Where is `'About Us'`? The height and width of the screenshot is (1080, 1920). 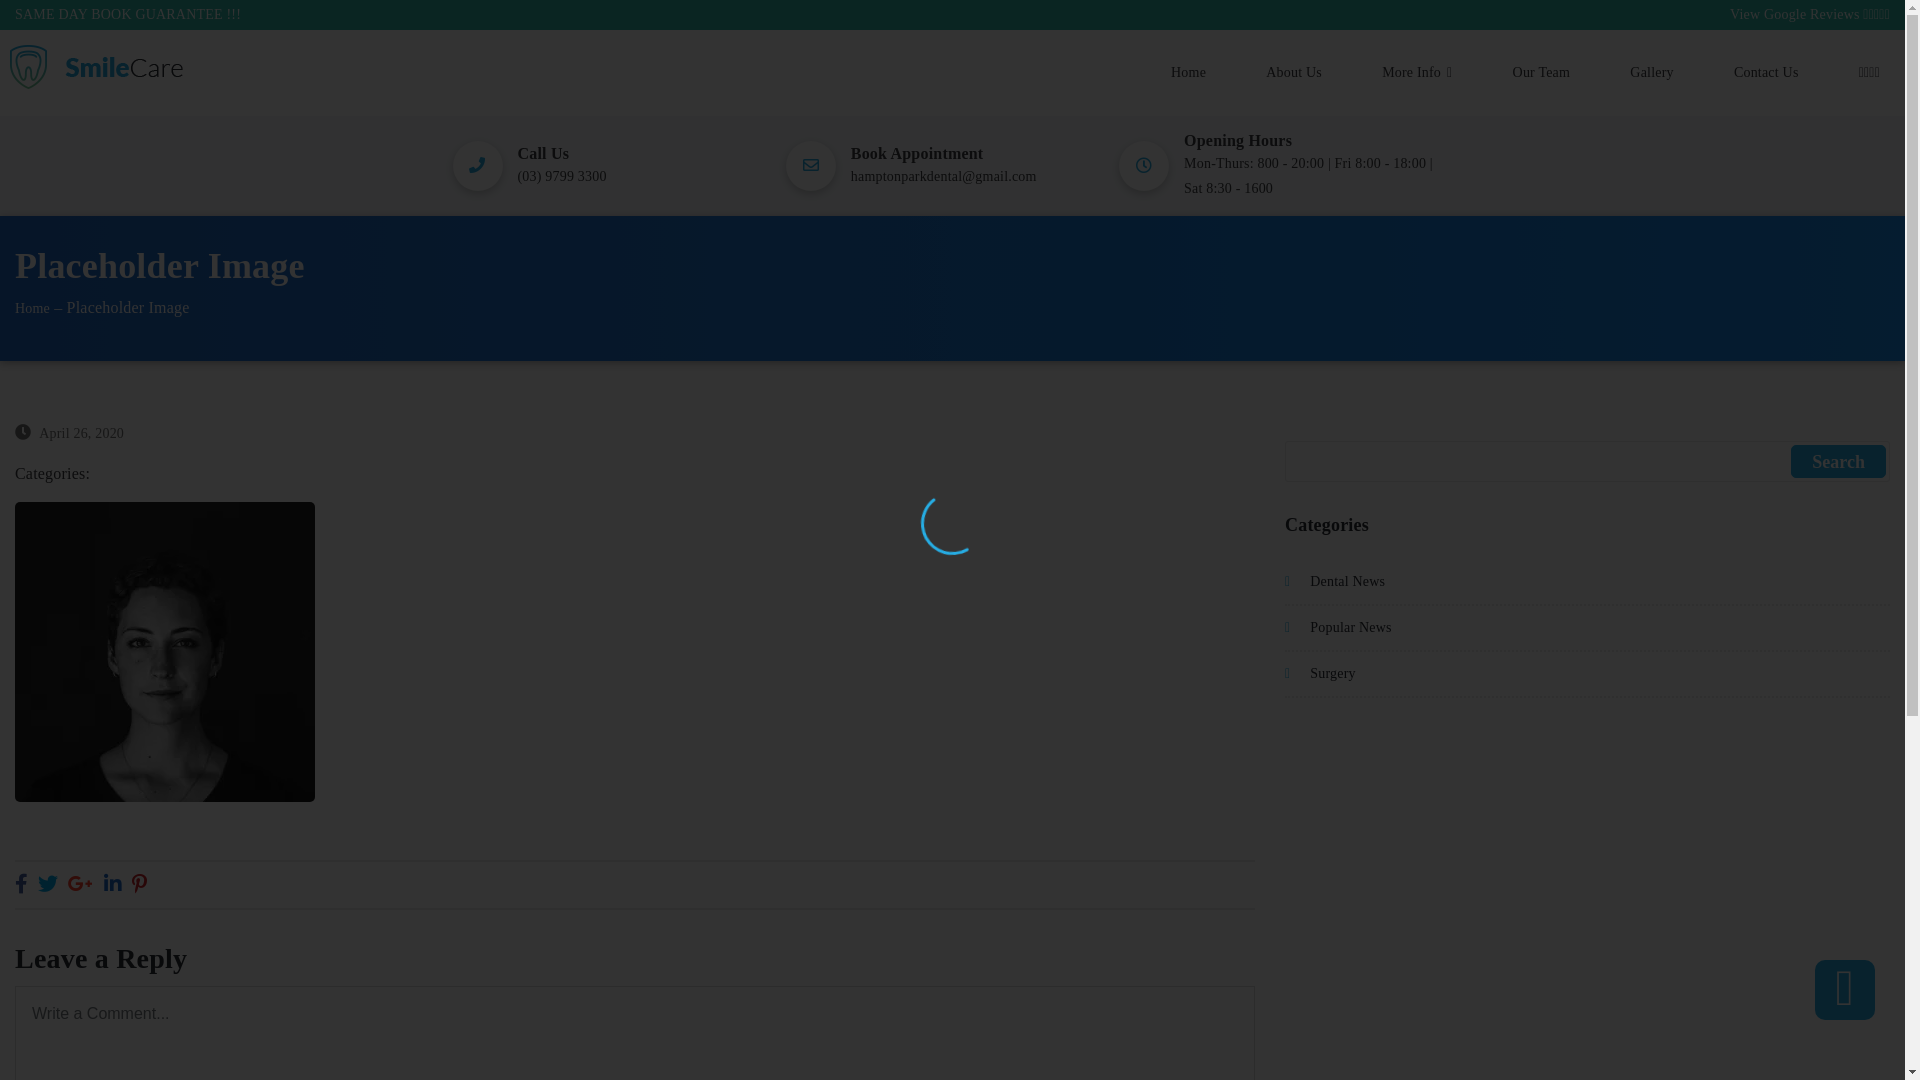 'About Us' is located at coordinates (1294, 71).